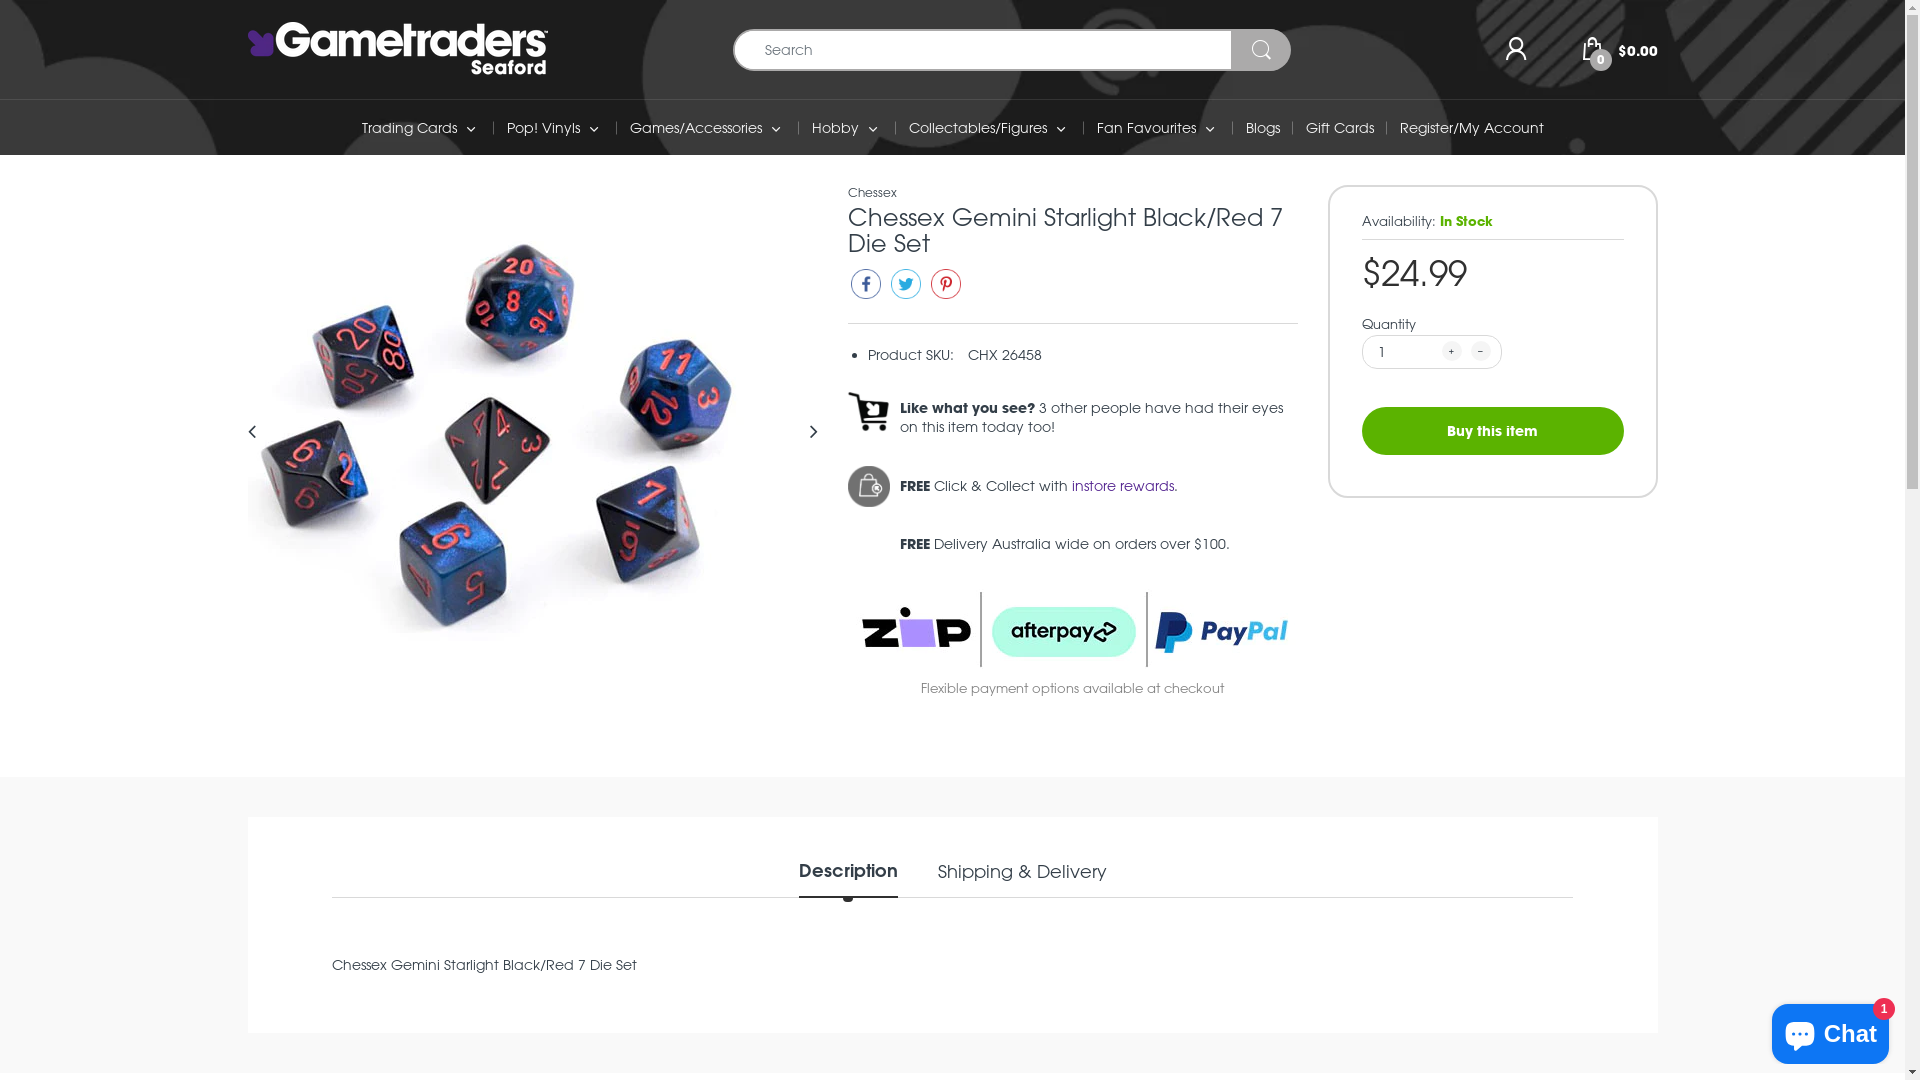 This screenshot has width=1920, height=1080. I want to click on 'gametradersseaford.com.au', so click(398, 46).